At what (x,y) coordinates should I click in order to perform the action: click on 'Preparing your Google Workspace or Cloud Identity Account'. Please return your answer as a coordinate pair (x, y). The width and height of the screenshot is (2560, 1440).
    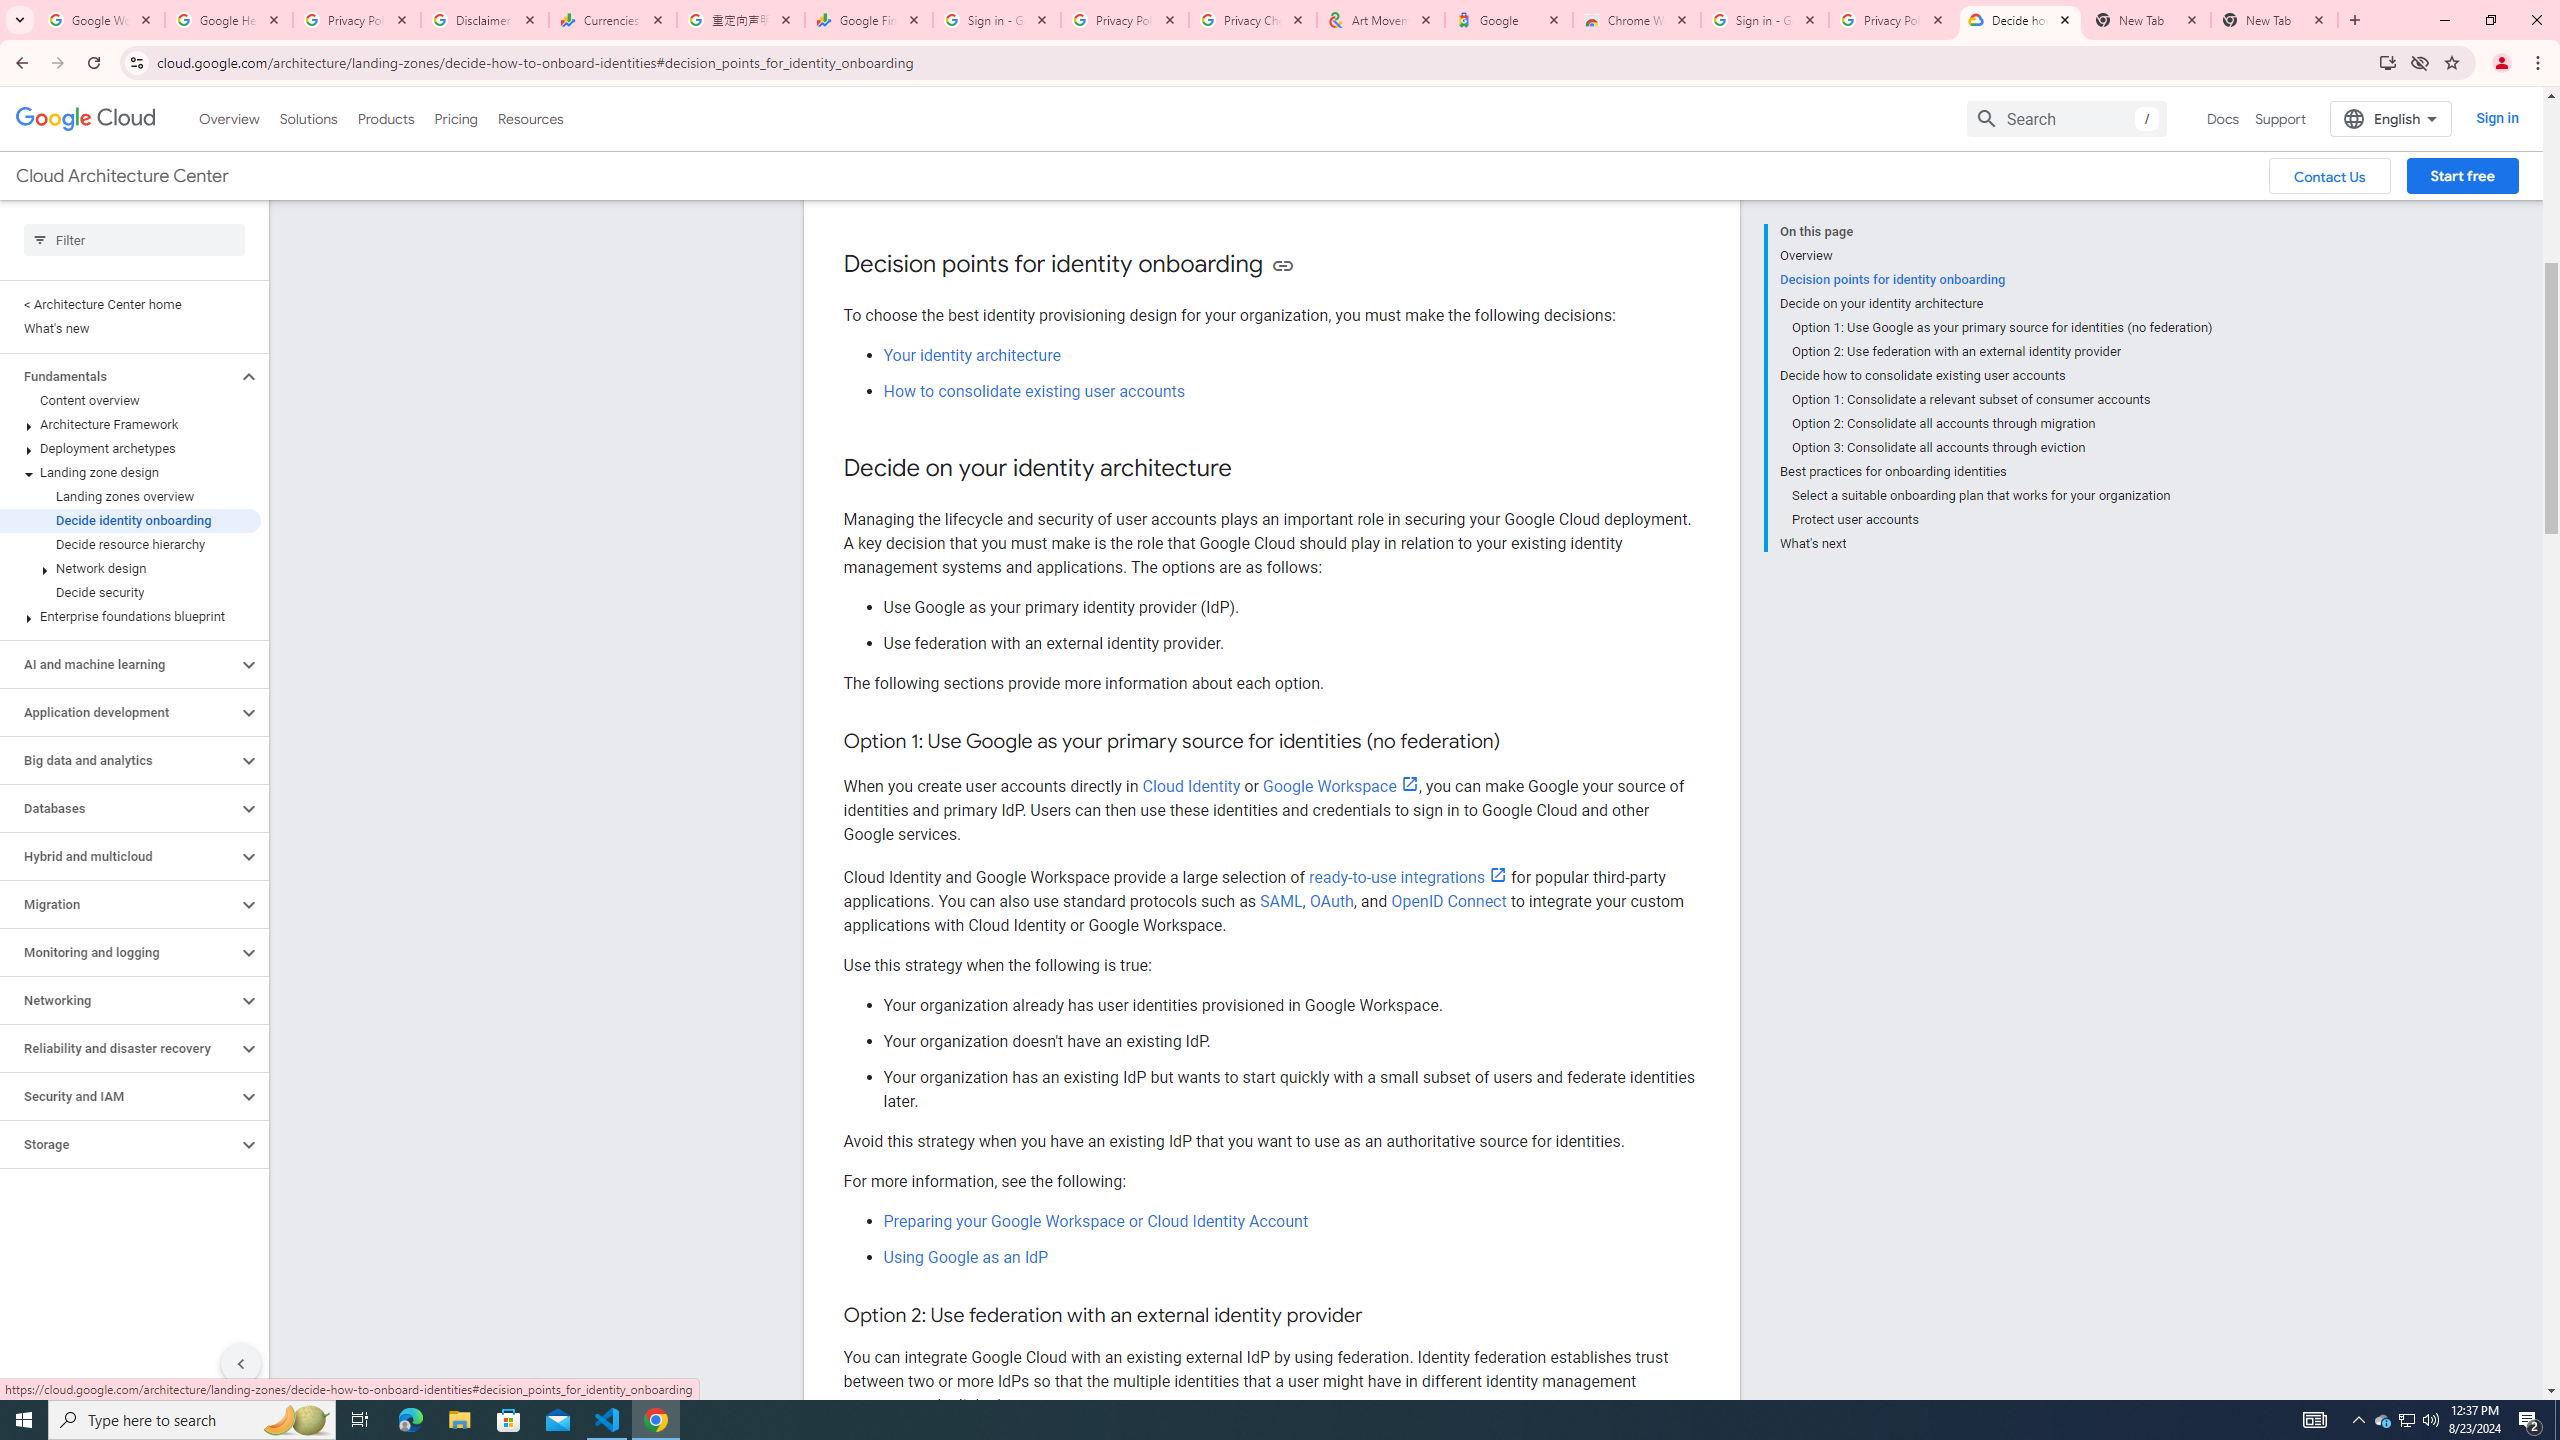
    Looking at the image, I should click on (1094, 1221).